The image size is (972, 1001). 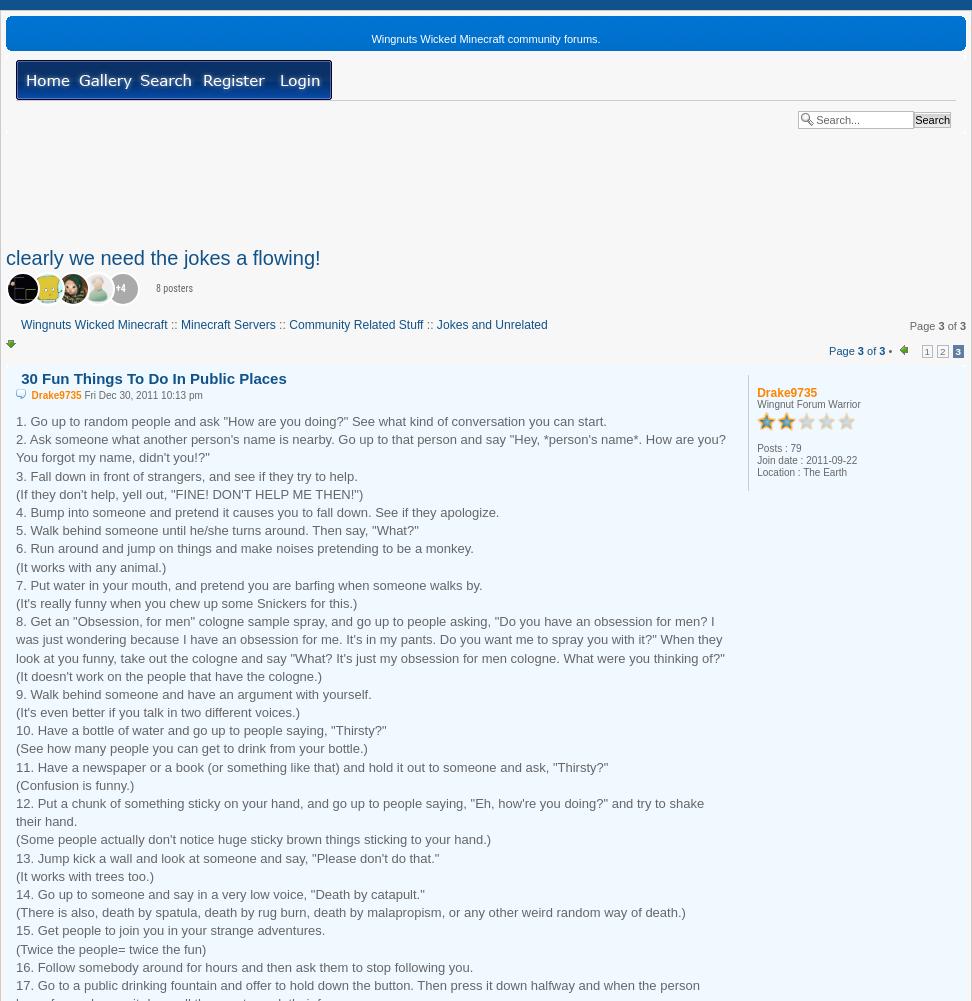 What do you see at coordinates (939, 351) in the screenshot?
I see `'2'` at bounding box center [939, 351].